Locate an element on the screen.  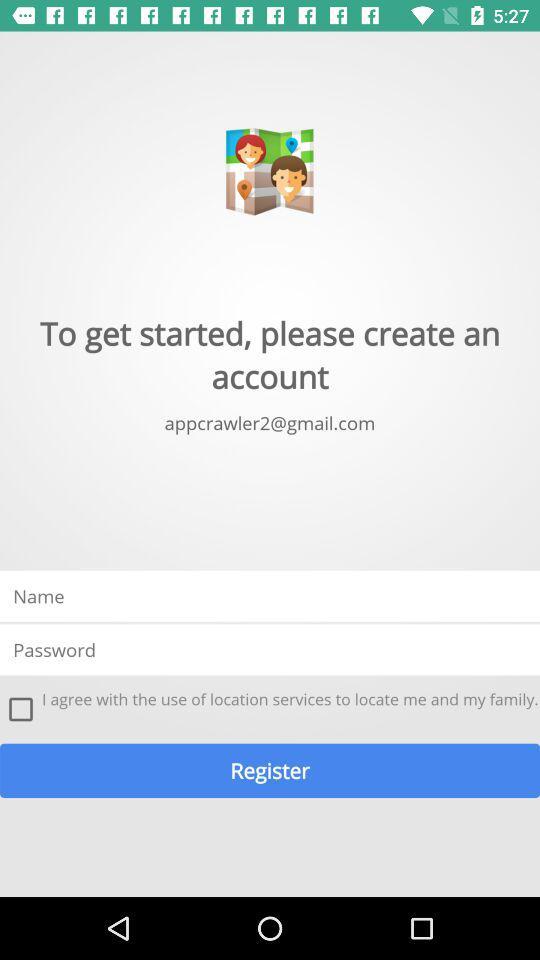
item above the register item is located at coordinates (20, 709).